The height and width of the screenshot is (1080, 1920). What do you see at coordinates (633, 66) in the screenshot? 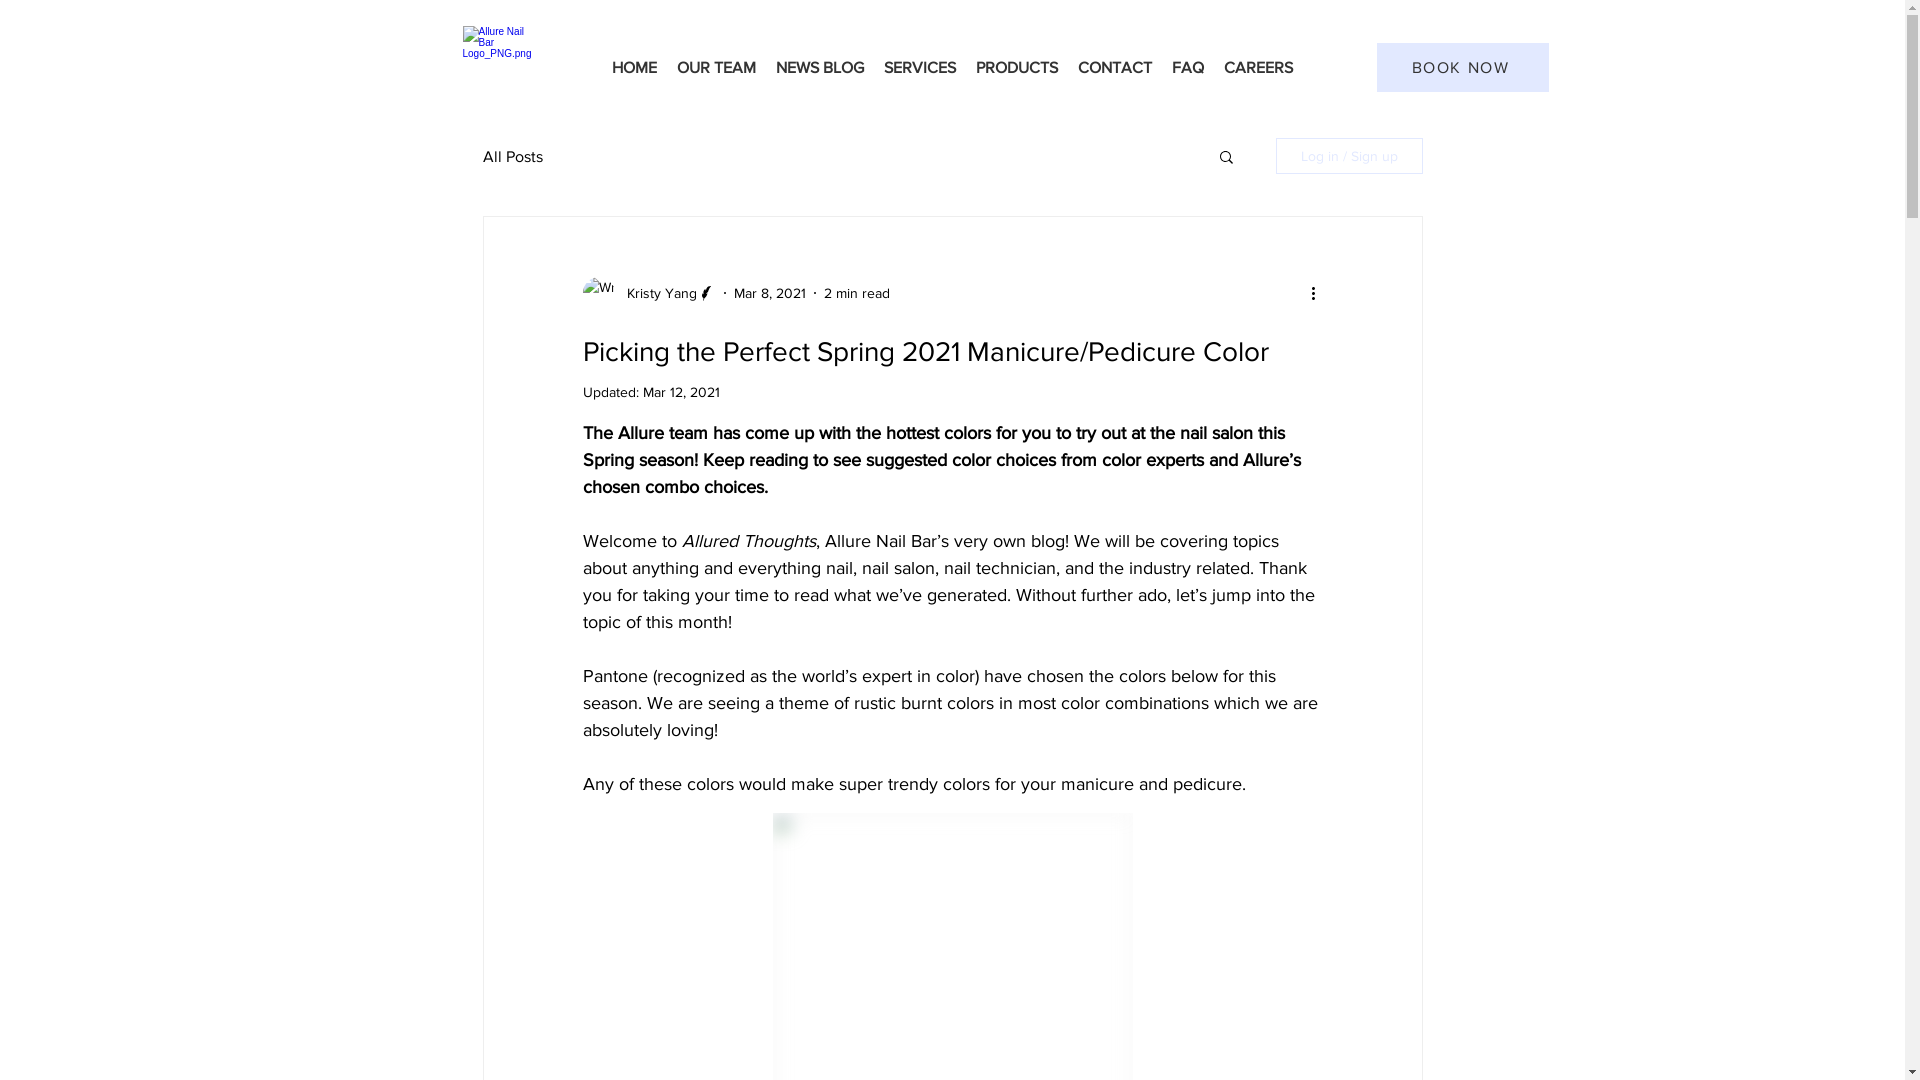
I see `'HOME'` at bounding box center [633, 66].